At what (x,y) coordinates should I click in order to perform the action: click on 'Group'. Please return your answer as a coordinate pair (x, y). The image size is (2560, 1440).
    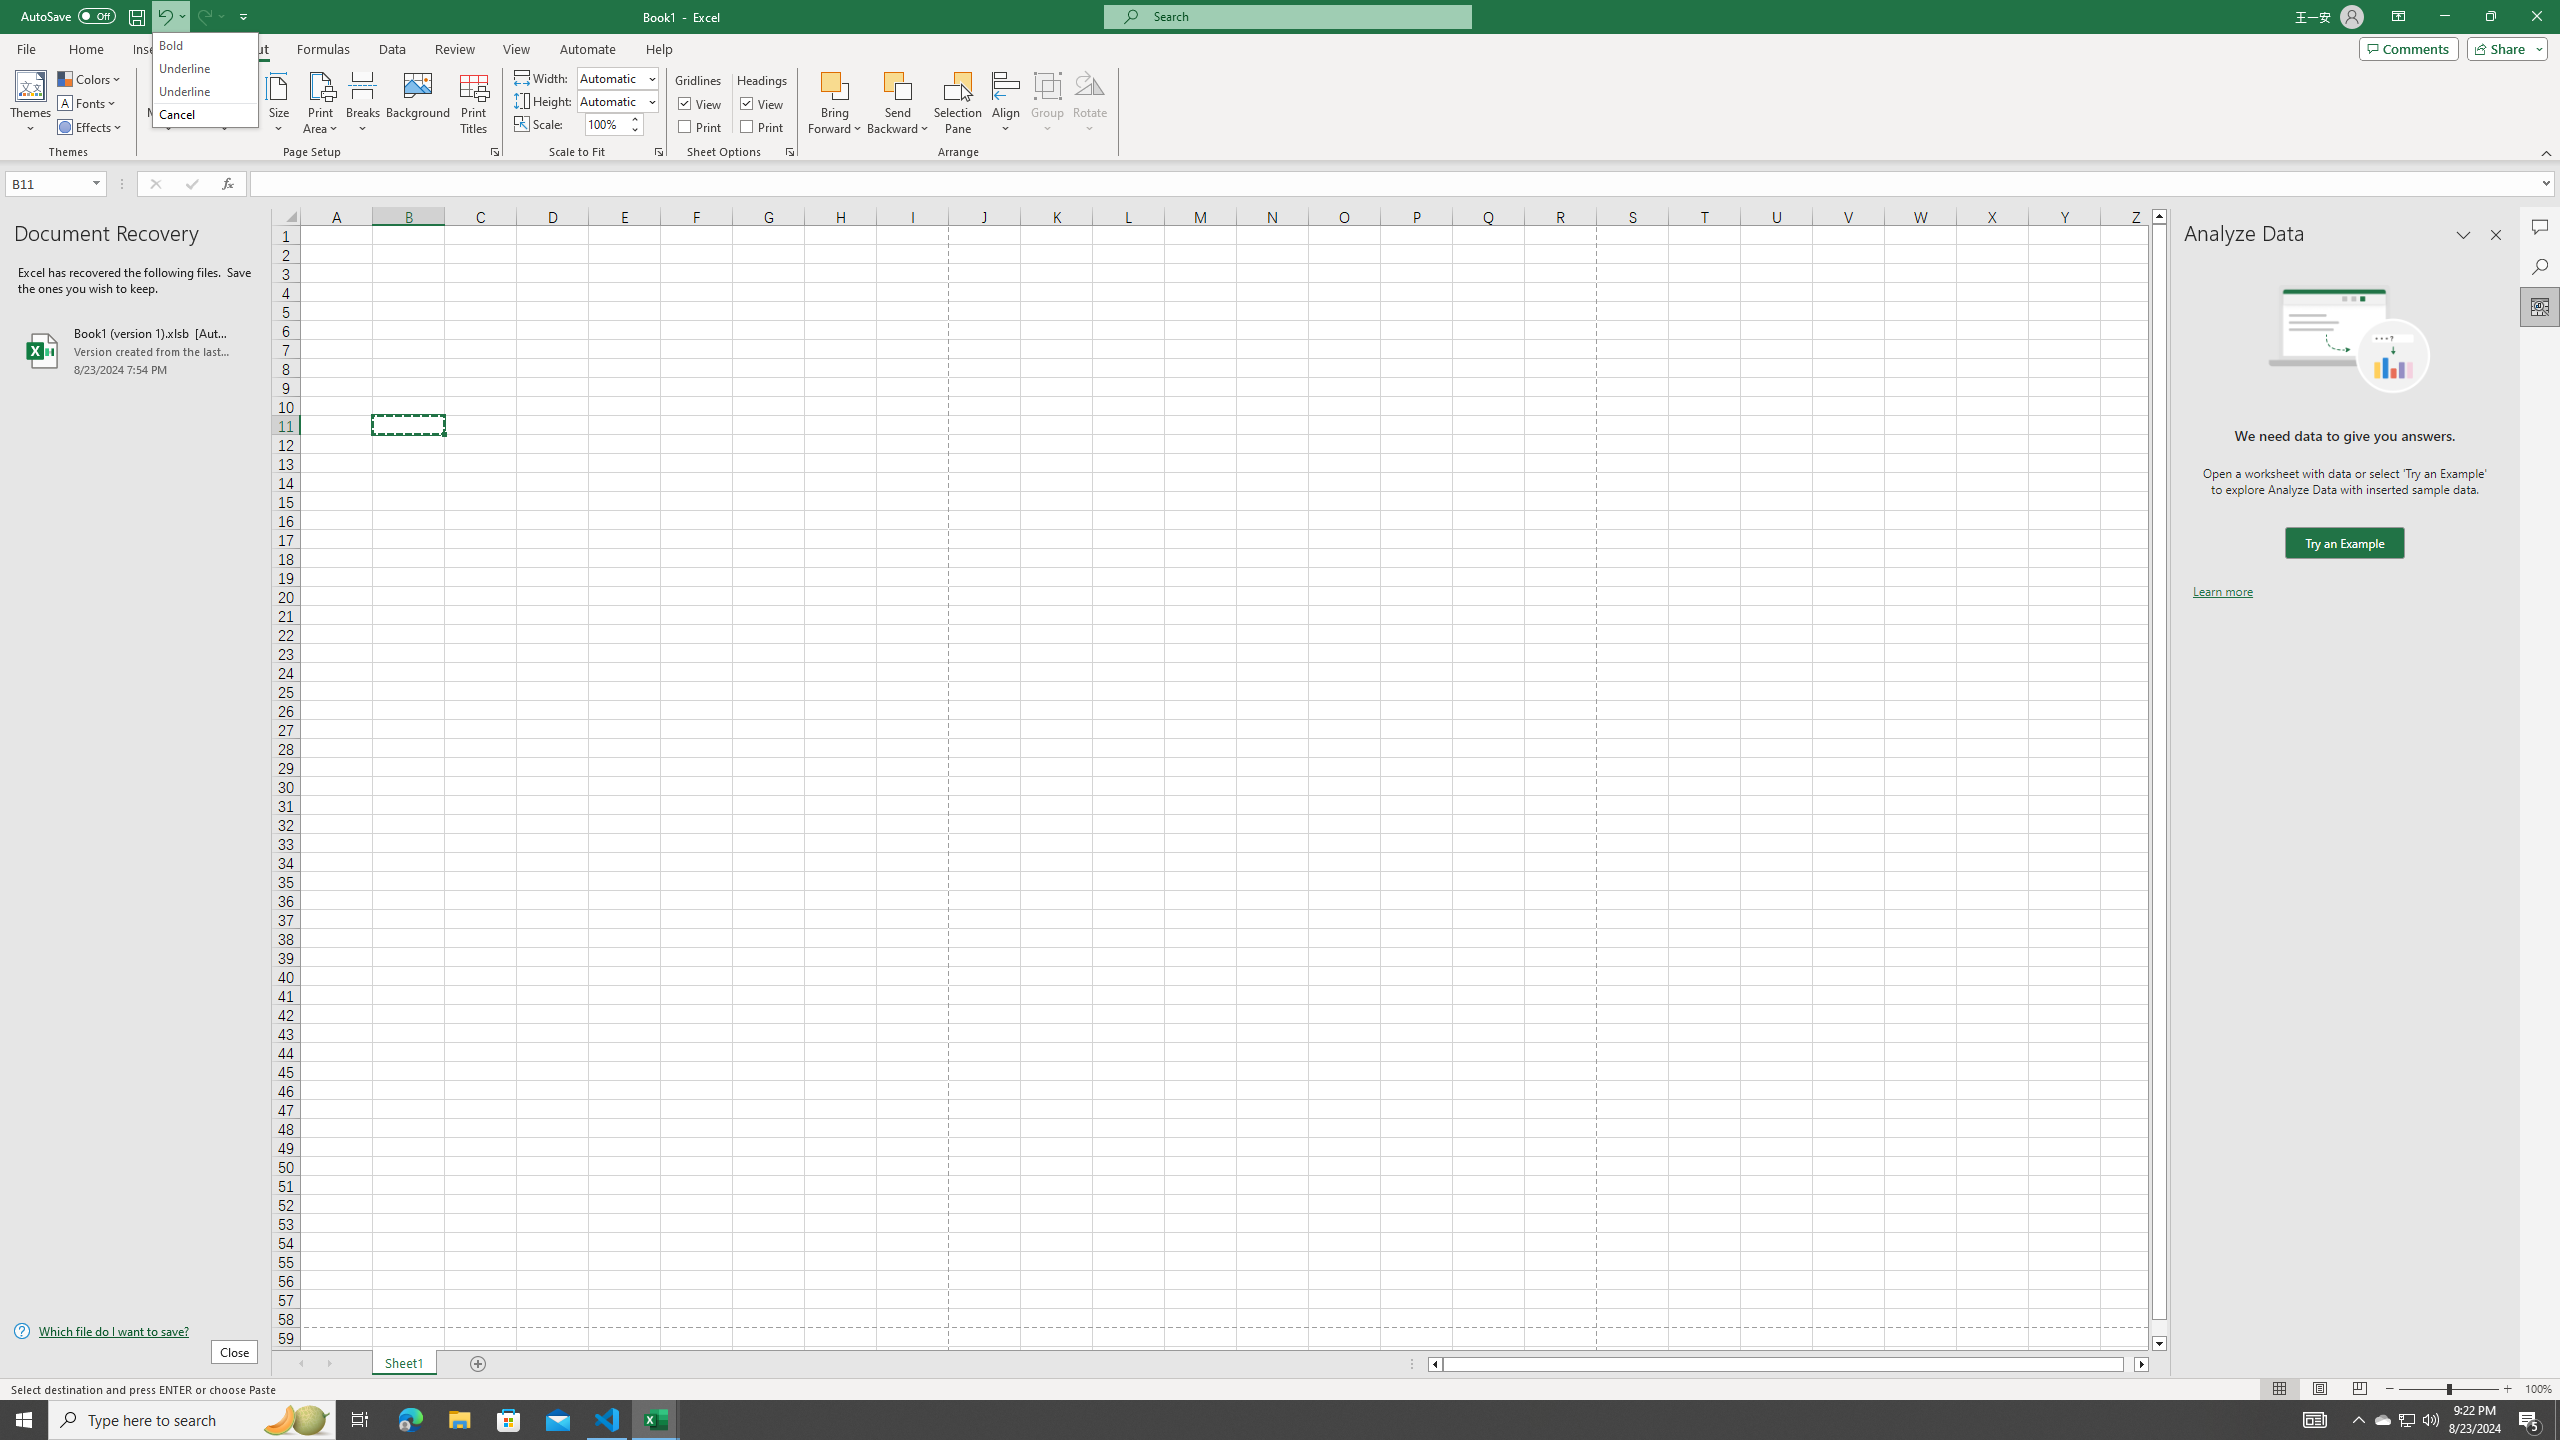
    Looking at the image, I should click on (1047, 103).